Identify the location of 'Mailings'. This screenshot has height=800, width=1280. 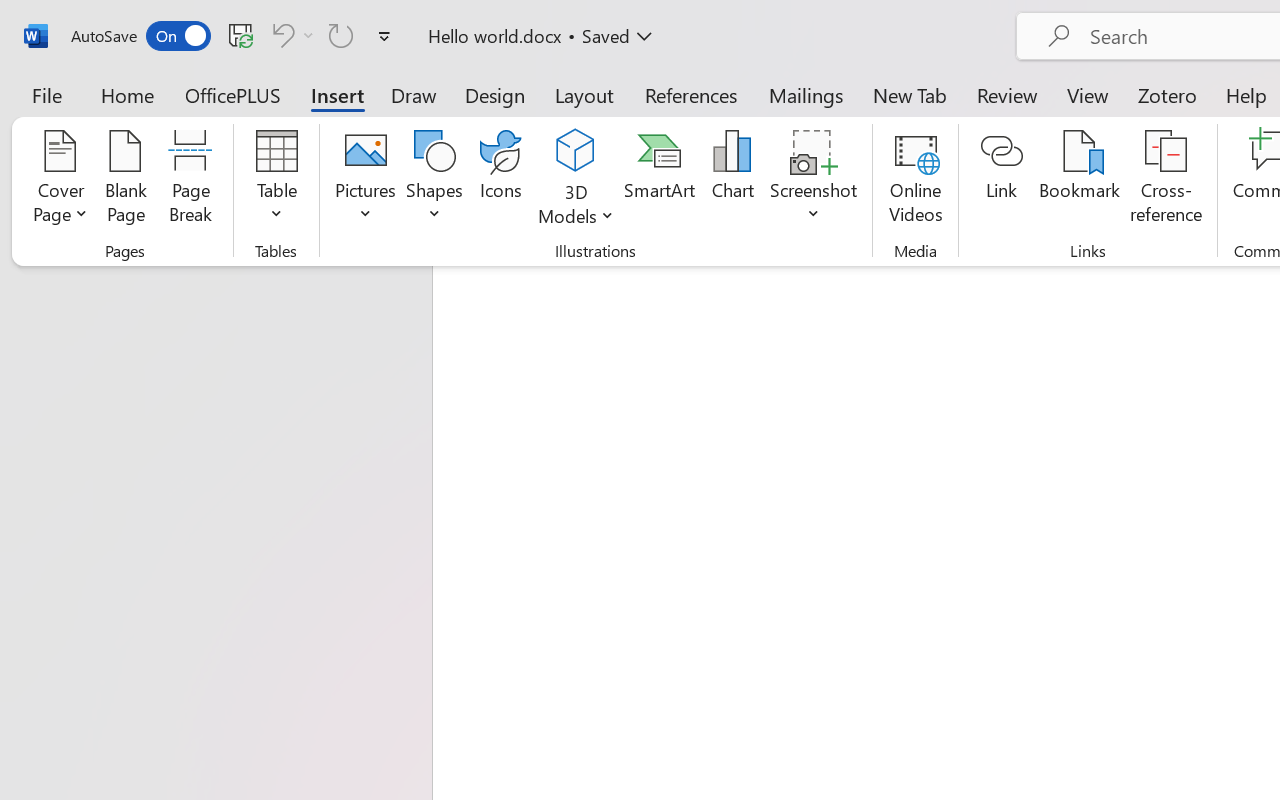
(806, 94).